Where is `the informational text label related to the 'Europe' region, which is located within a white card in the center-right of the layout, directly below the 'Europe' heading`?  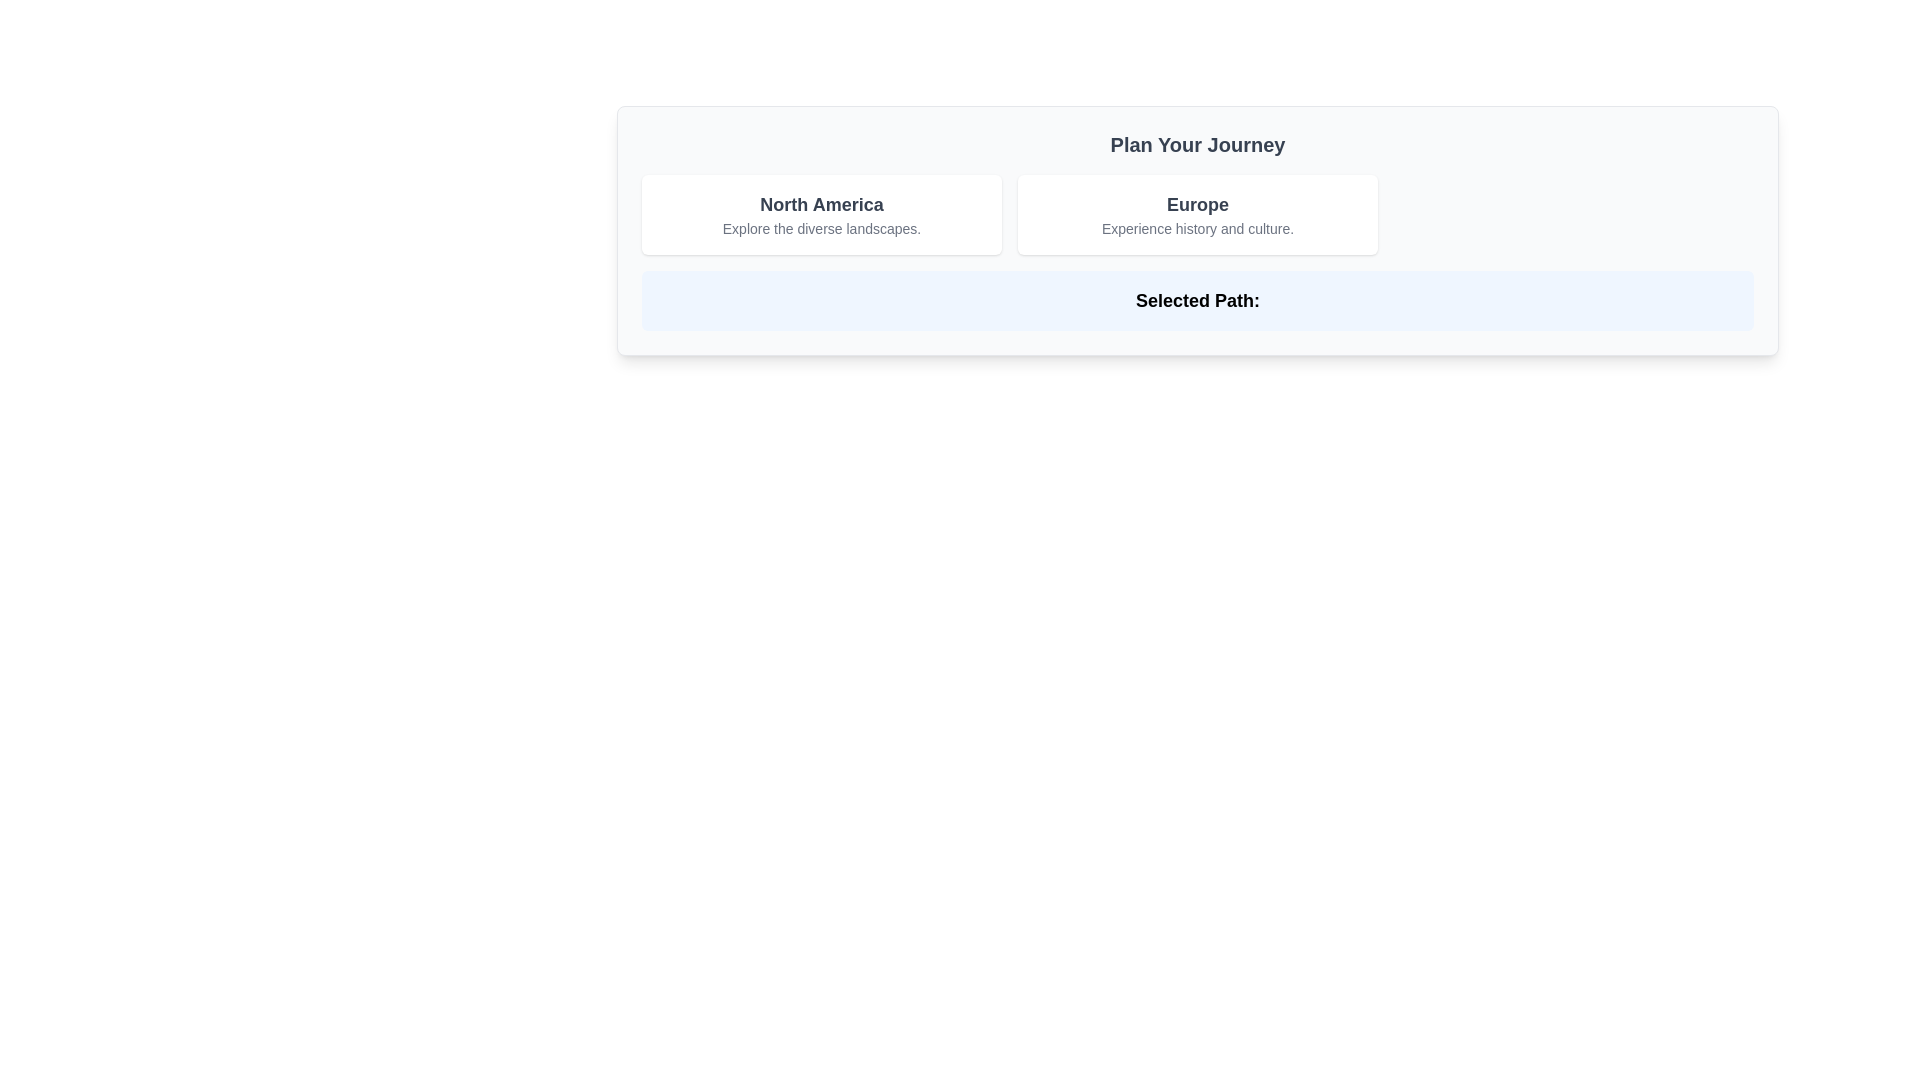 the informational text label related to the 'Europe' region, which is located within a white card in the center-right of the layout, directly below the 'Europe' heading is located at coordinates (1198, 227).